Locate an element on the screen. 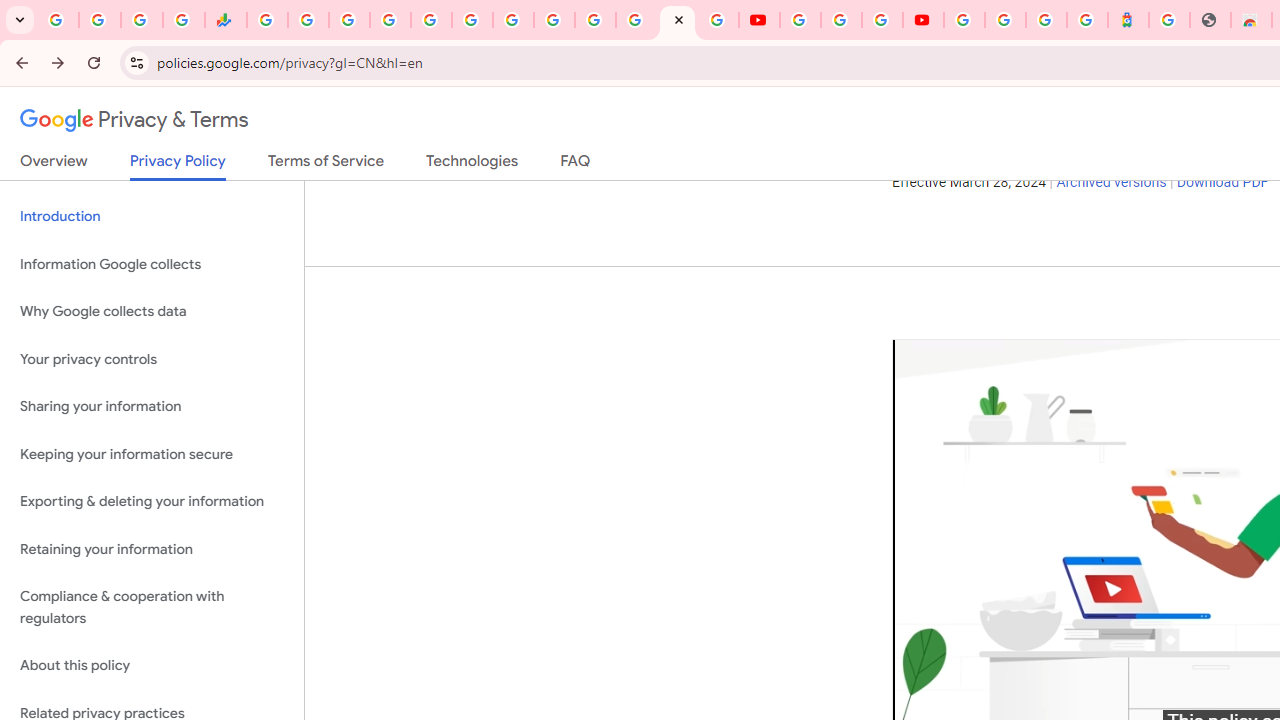 Image resolution: width=1280 pixels, height=720 pixels. 'Google Account Help' is located at coordinates (840, 20).